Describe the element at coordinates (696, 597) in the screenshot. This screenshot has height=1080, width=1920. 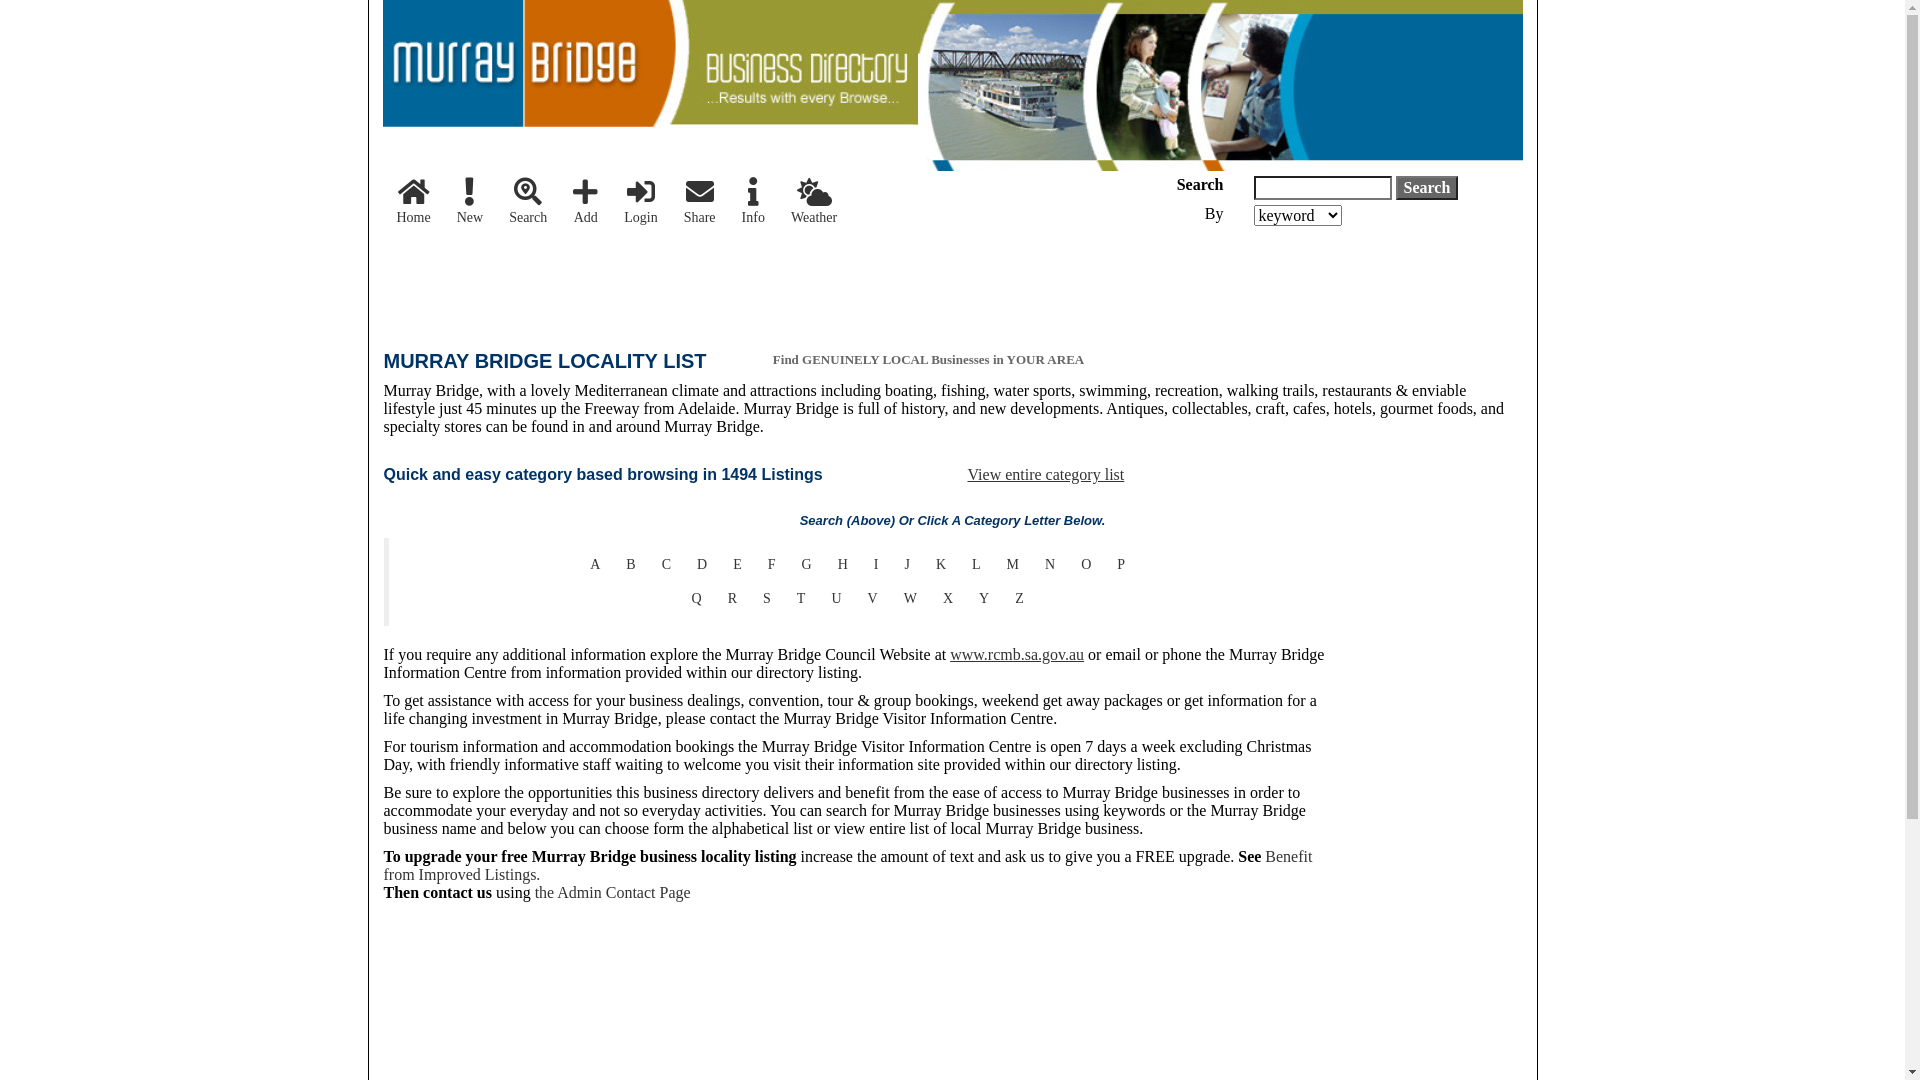
I see `'Q'` at that location.